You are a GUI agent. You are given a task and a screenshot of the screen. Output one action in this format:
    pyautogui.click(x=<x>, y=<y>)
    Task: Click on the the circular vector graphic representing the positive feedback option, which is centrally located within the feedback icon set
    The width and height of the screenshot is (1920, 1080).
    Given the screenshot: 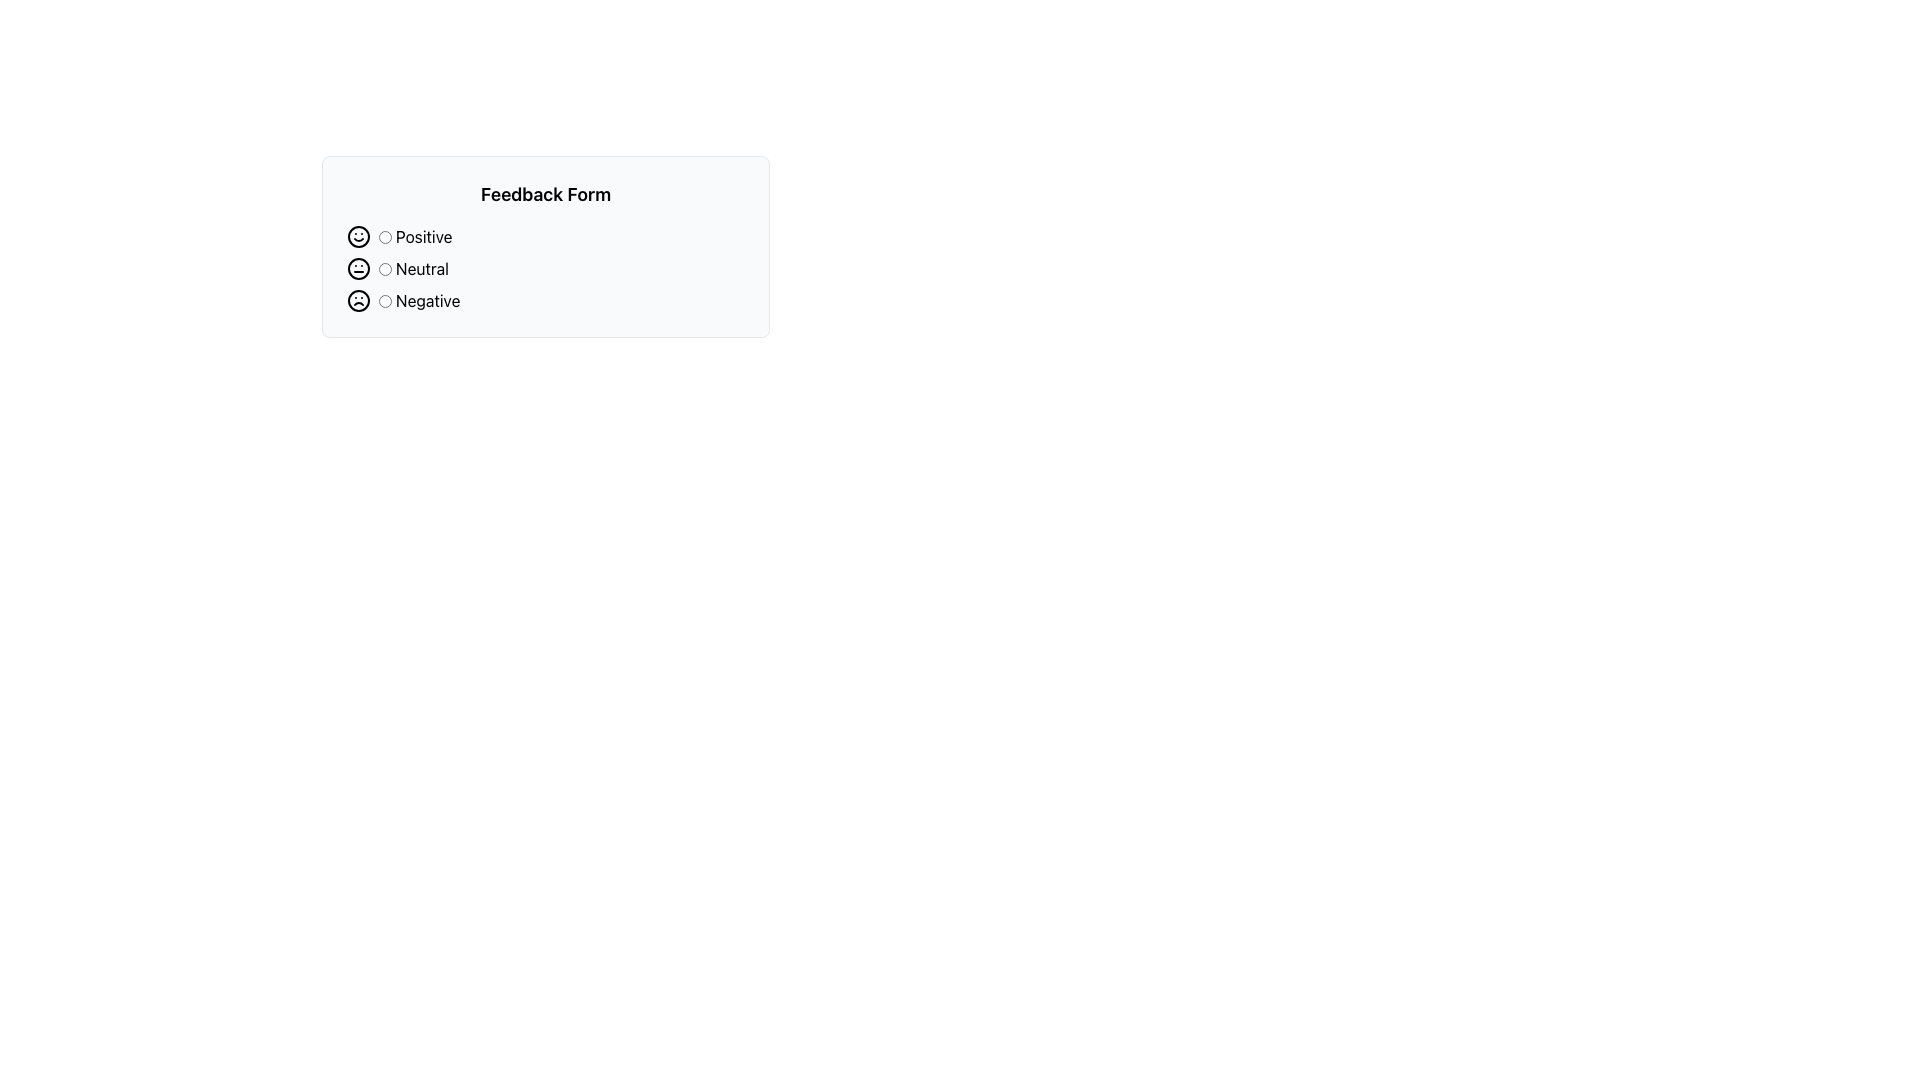 What is the action you would take?
    pyautogui.click(x=359, y=235)
    